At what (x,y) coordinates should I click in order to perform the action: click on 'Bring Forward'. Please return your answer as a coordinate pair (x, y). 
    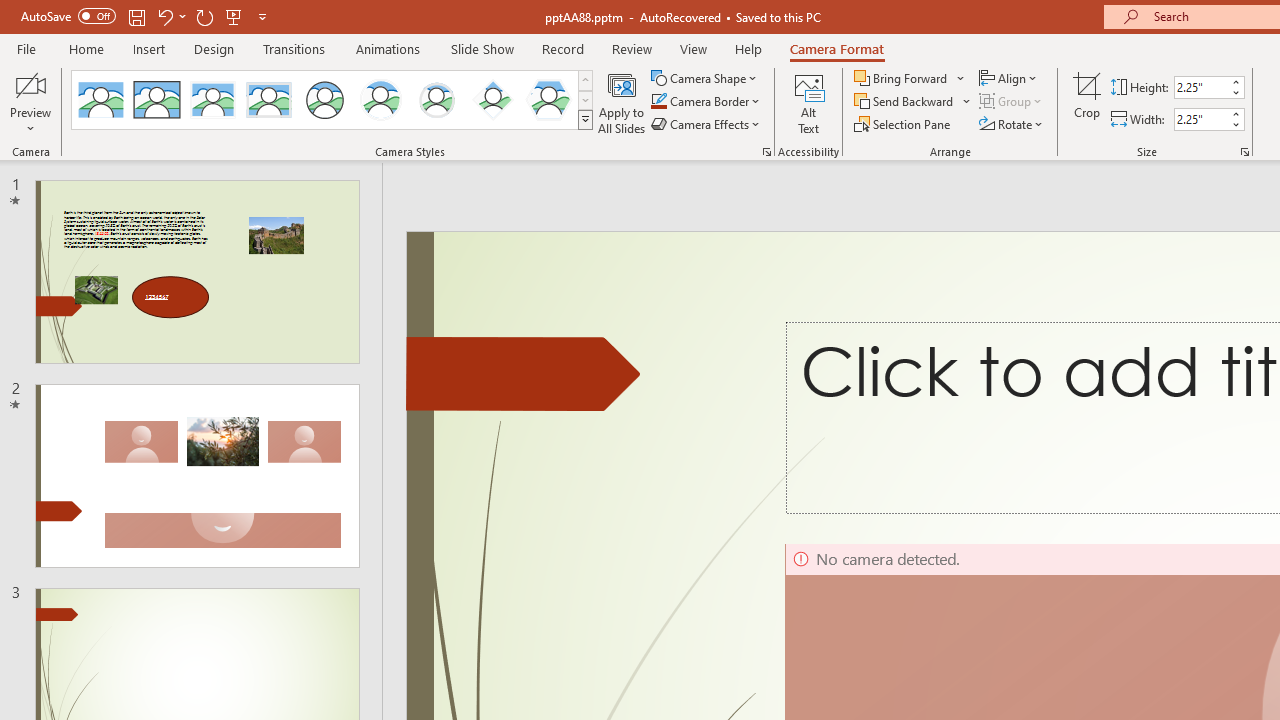
    Looking at the image, I should click on (901, 77).